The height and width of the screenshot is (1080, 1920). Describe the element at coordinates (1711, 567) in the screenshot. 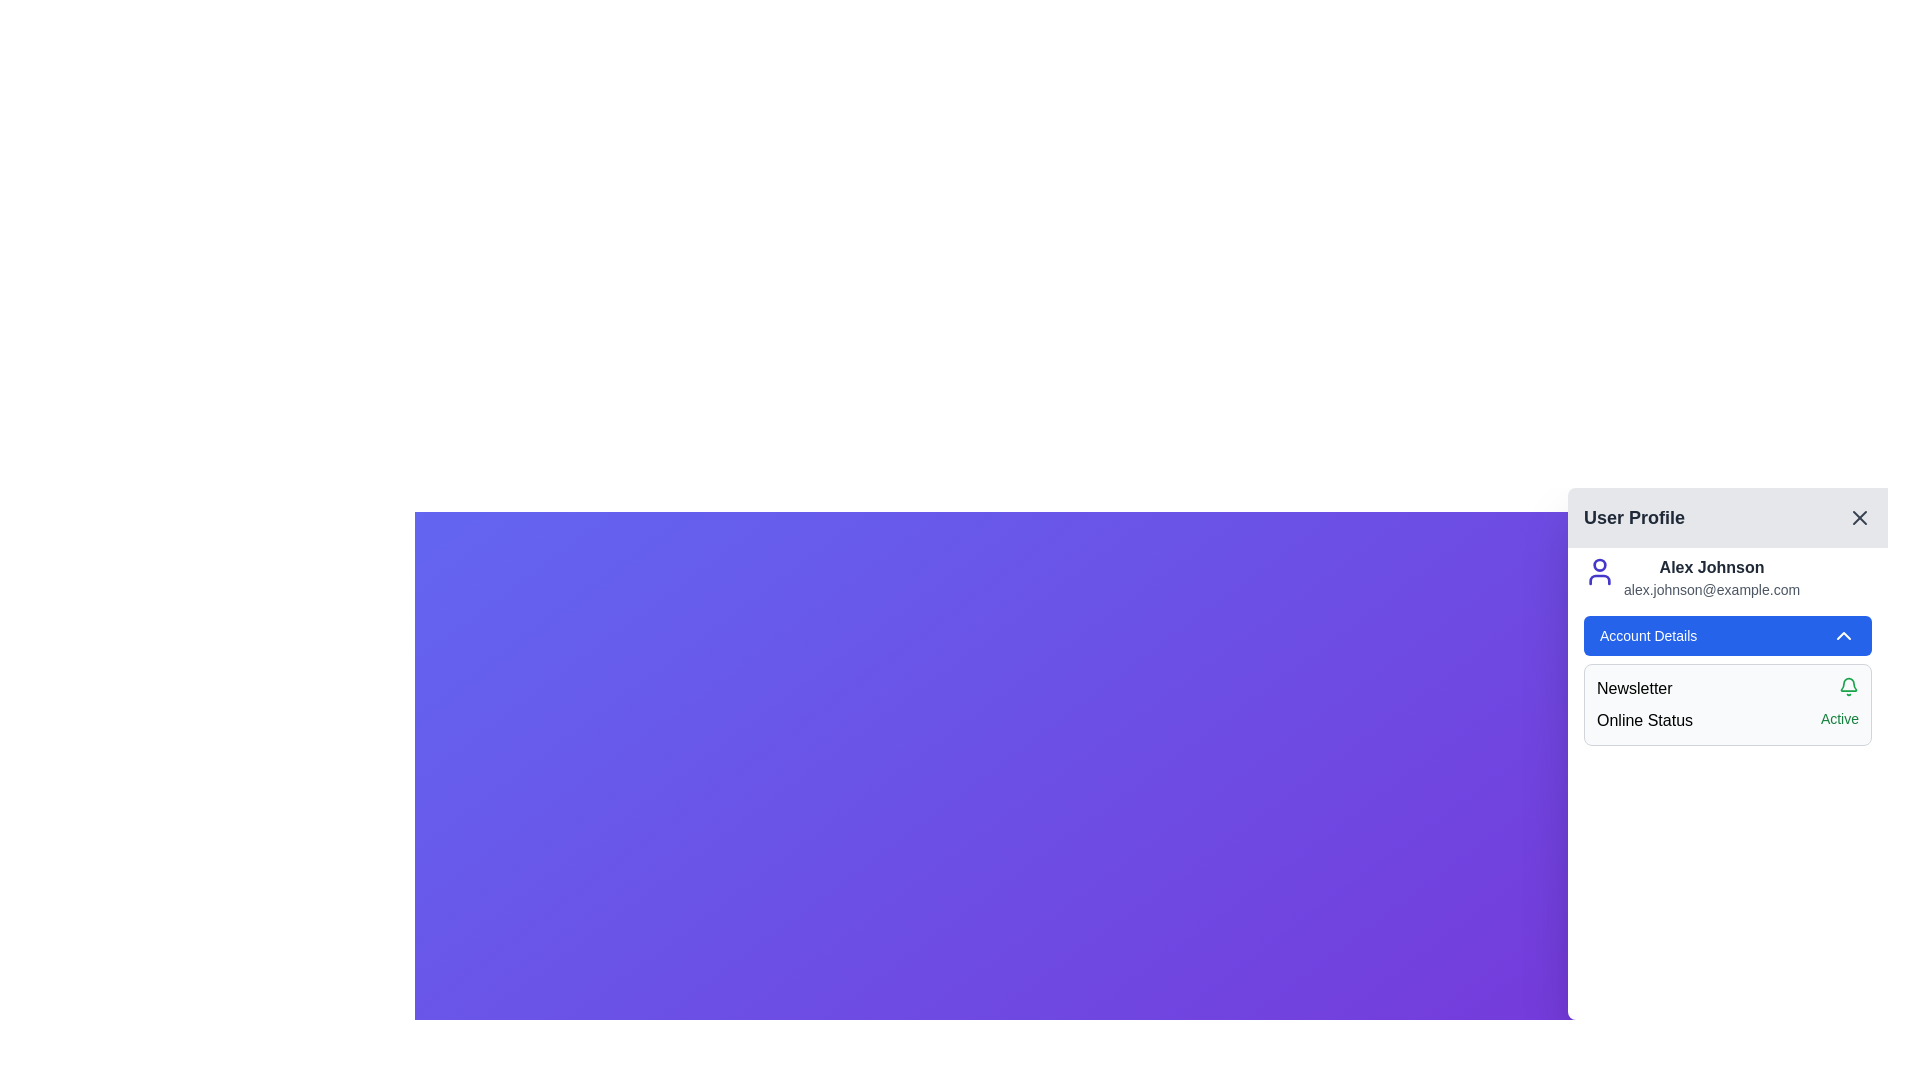

I see `the bold text label displaying the name 'Alex Johnson', which is centrally positioned above the email address in the 'User Profile' section` at that location.